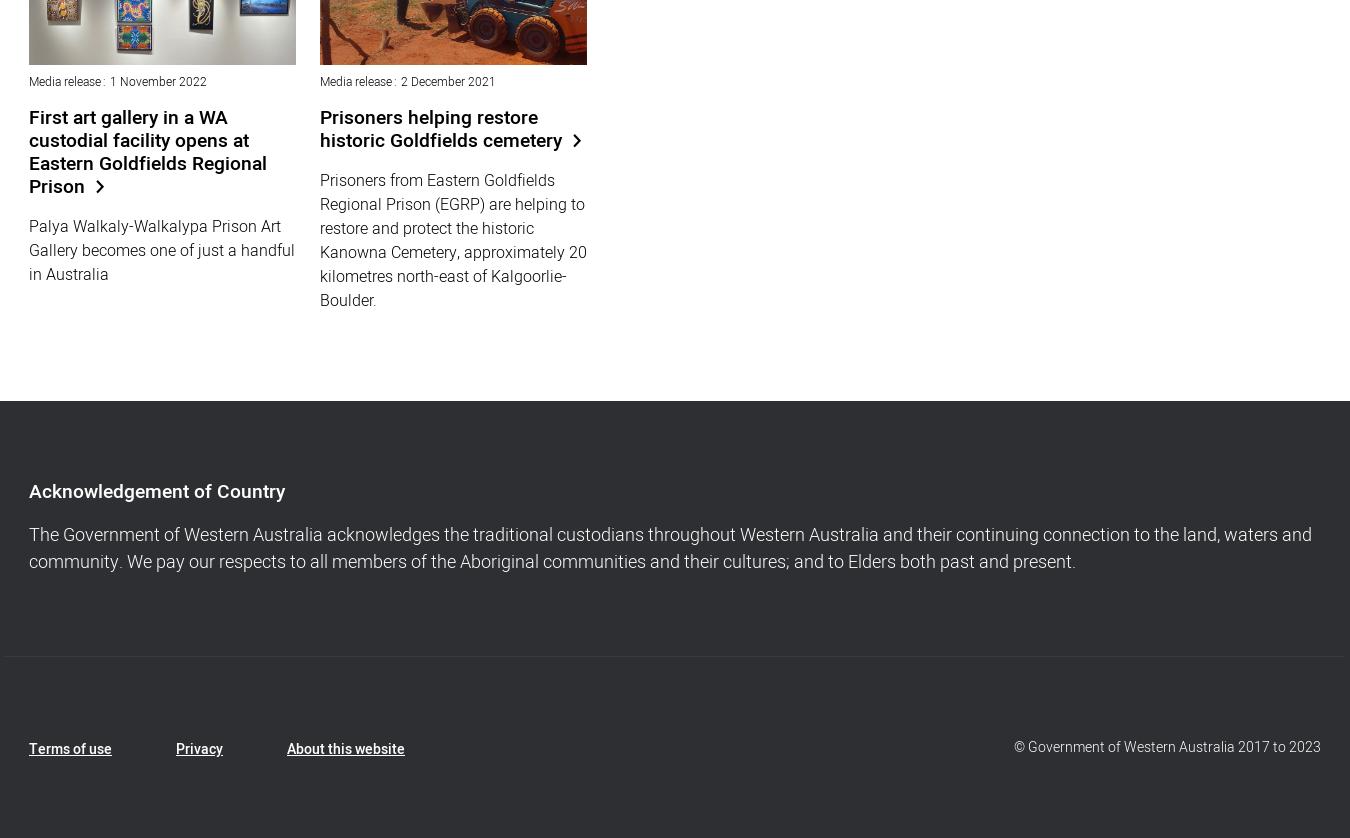 This screenshot has height=838, width=1350. Describe the element at coordinates (147, 152) in the screenshot. I see `'First art gallery in a WA custodial facility opens at Eastern Goldfields Regional Prison'` at that location.